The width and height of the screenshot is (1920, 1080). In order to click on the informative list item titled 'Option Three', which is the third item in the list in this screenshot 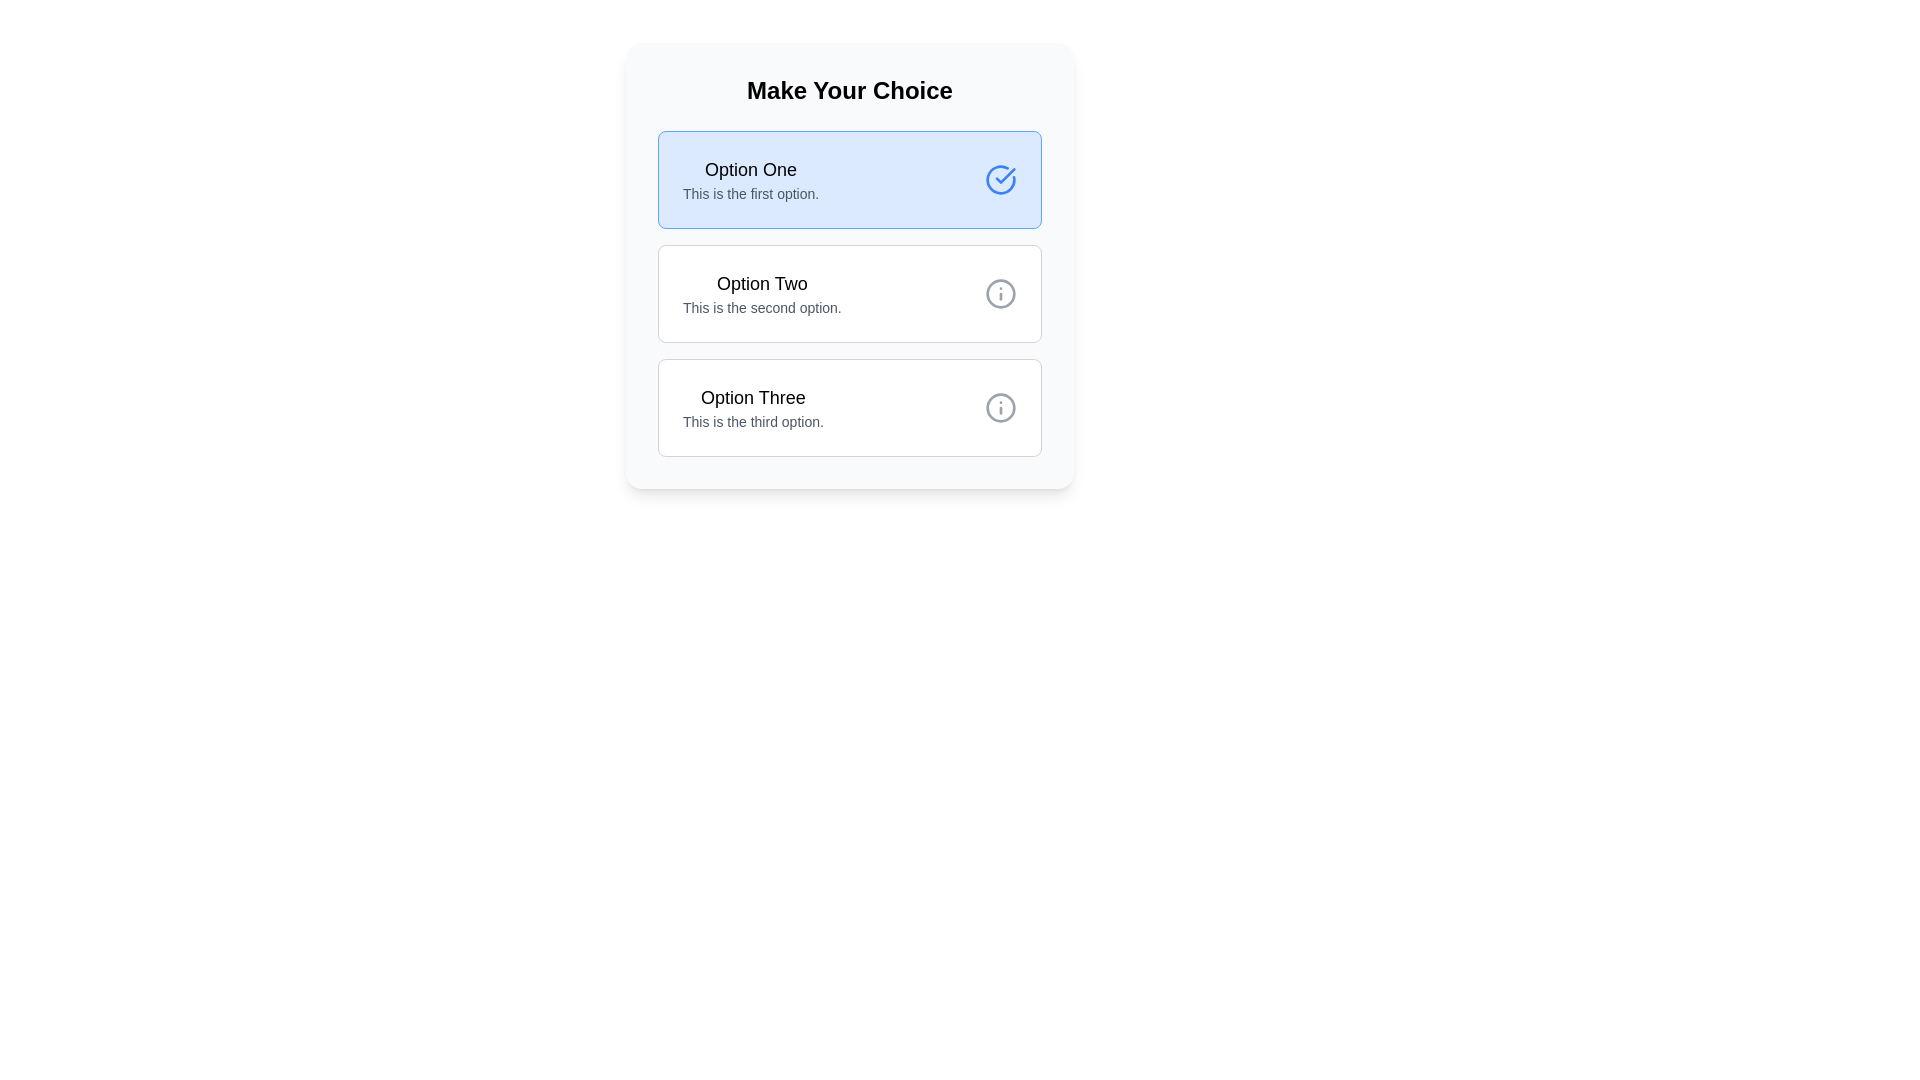, I will do `click(752, 407)`.